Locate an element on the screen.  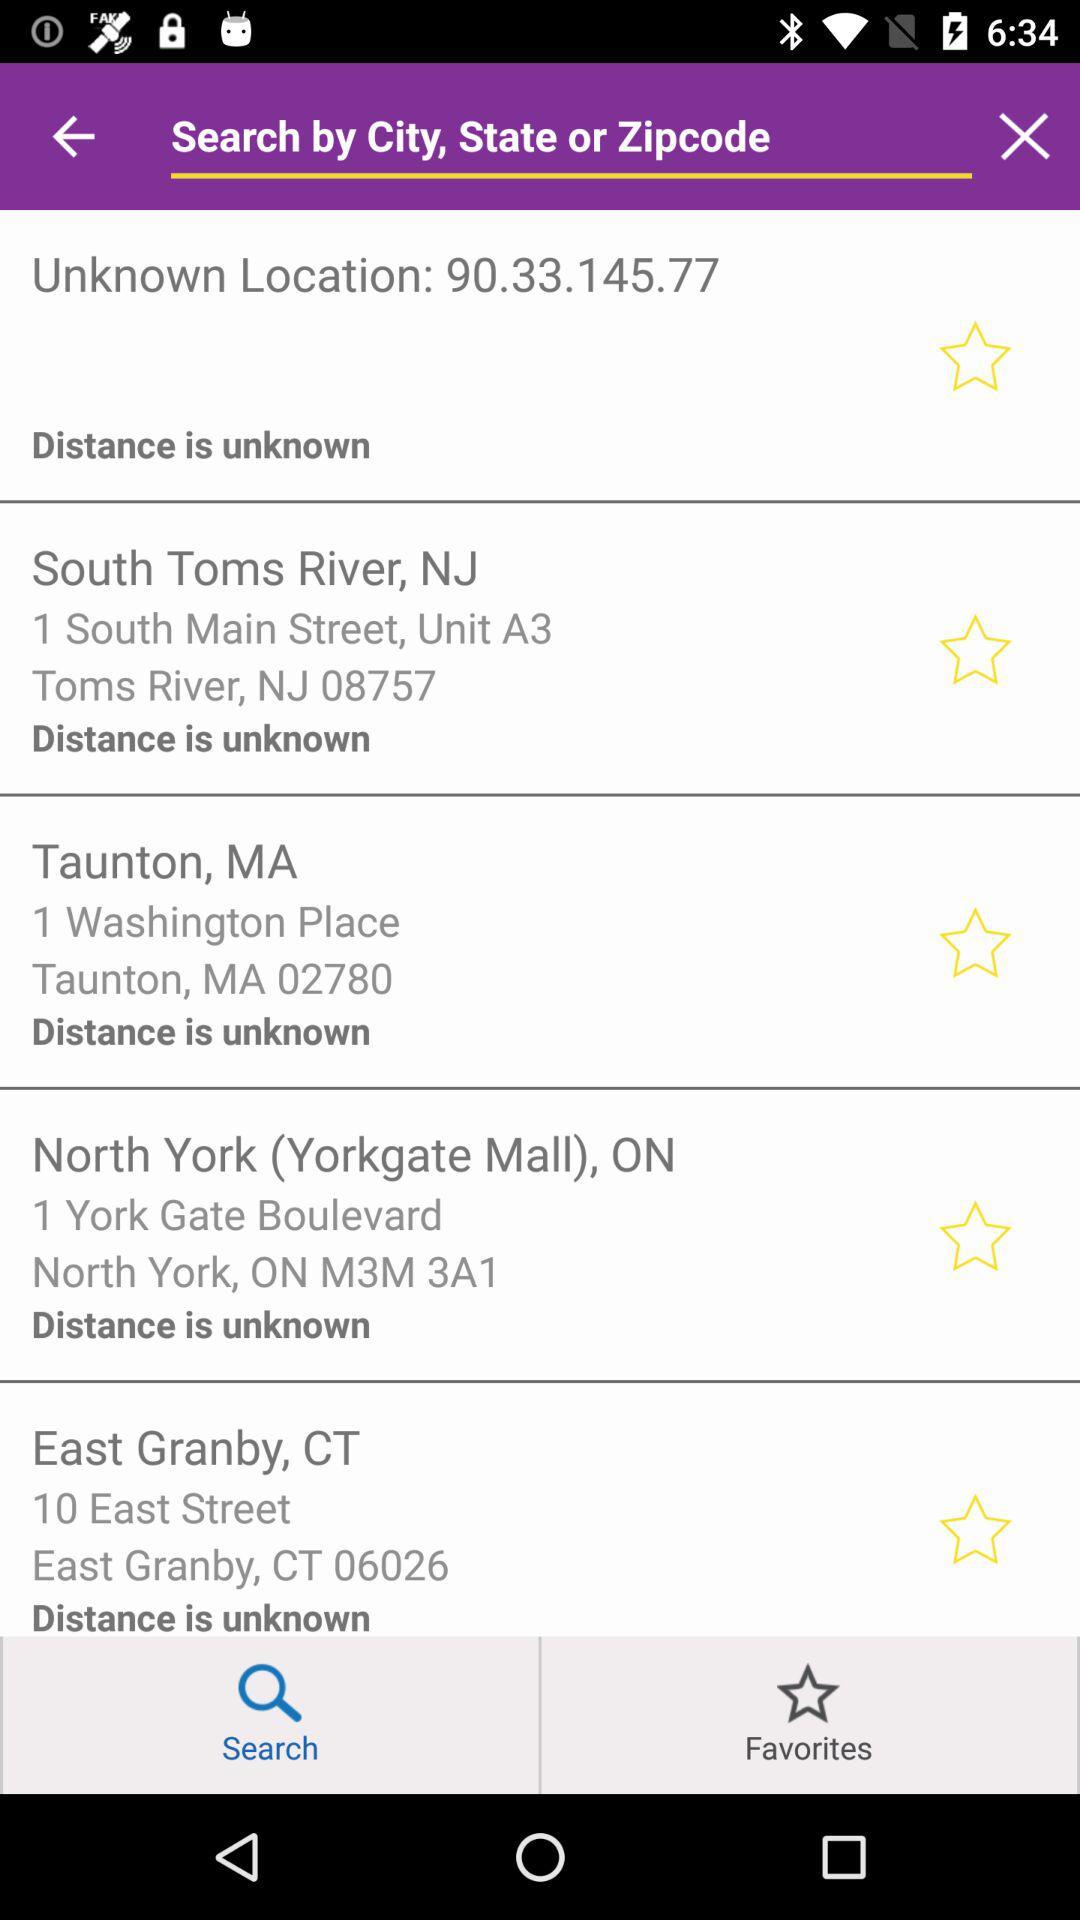
favorite is located at coordinates (973, 648).